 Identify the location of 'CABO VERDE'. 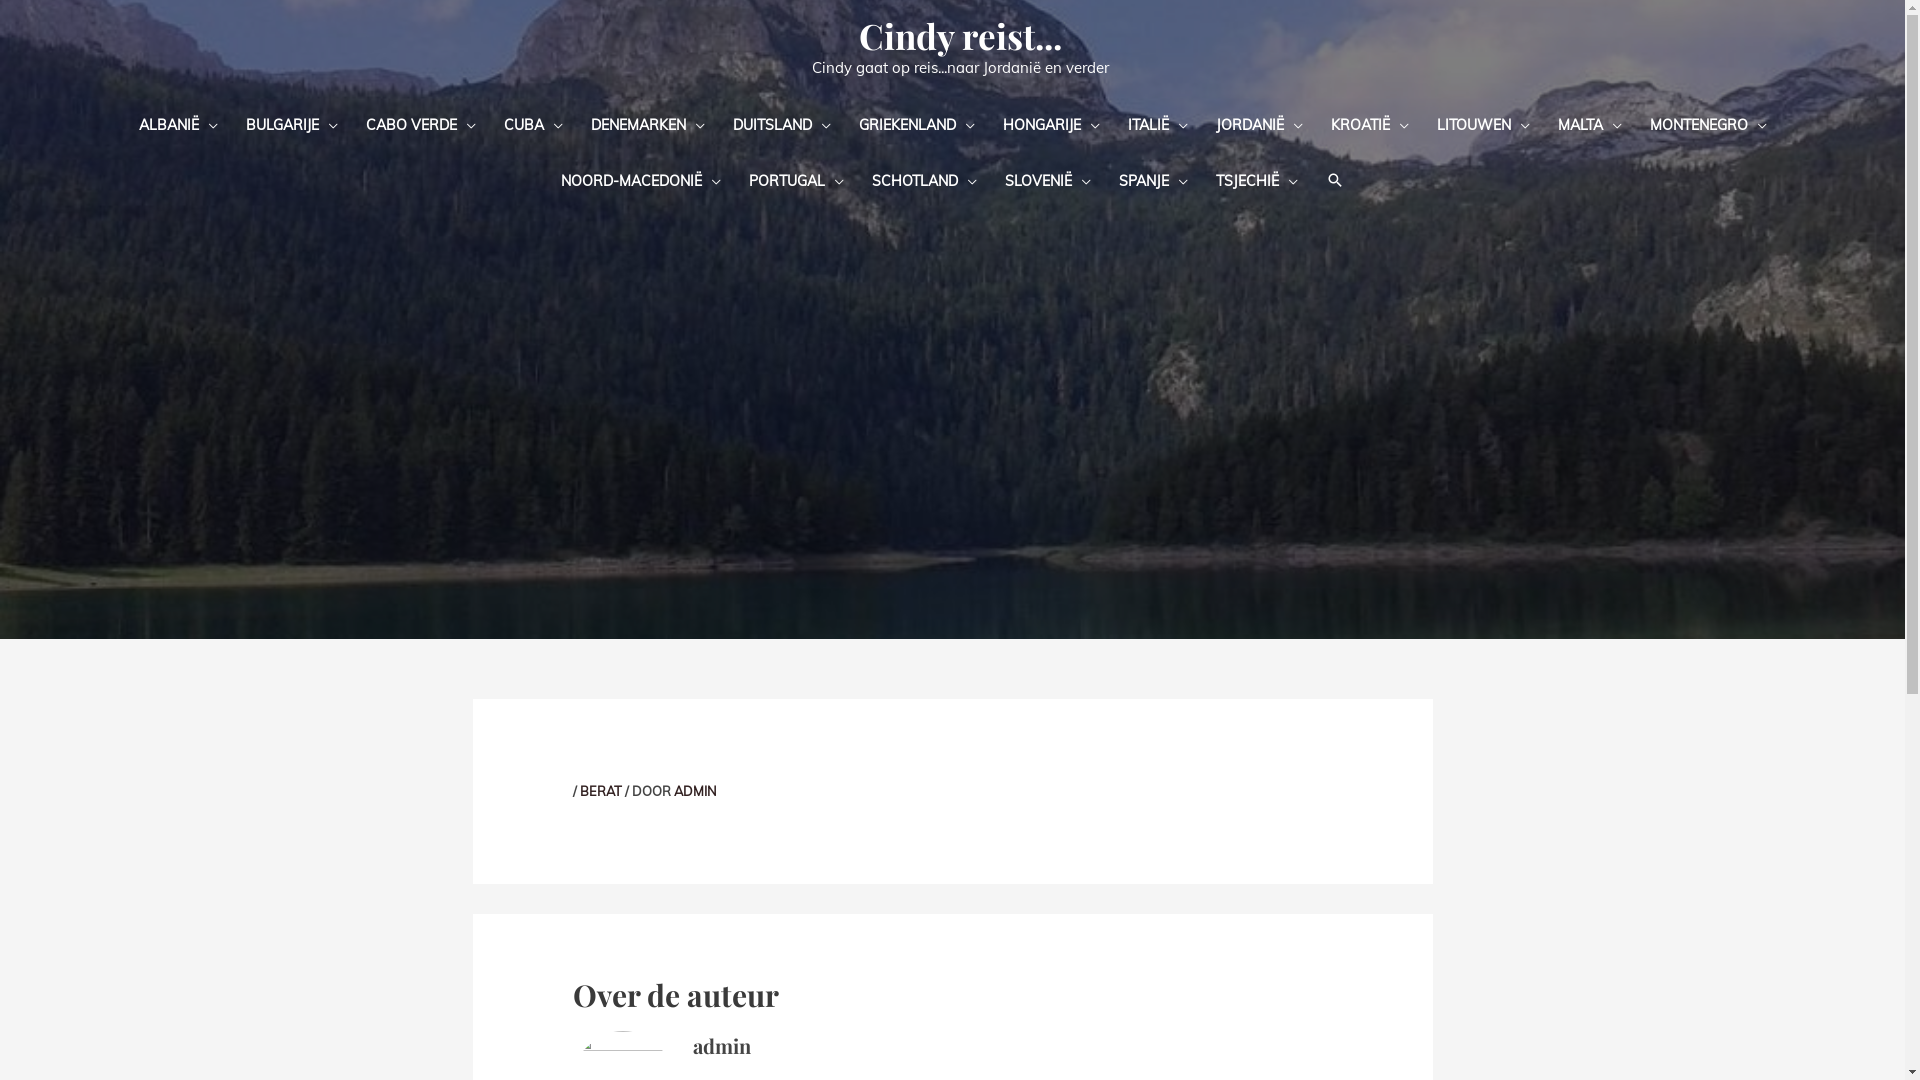
(420, 123).